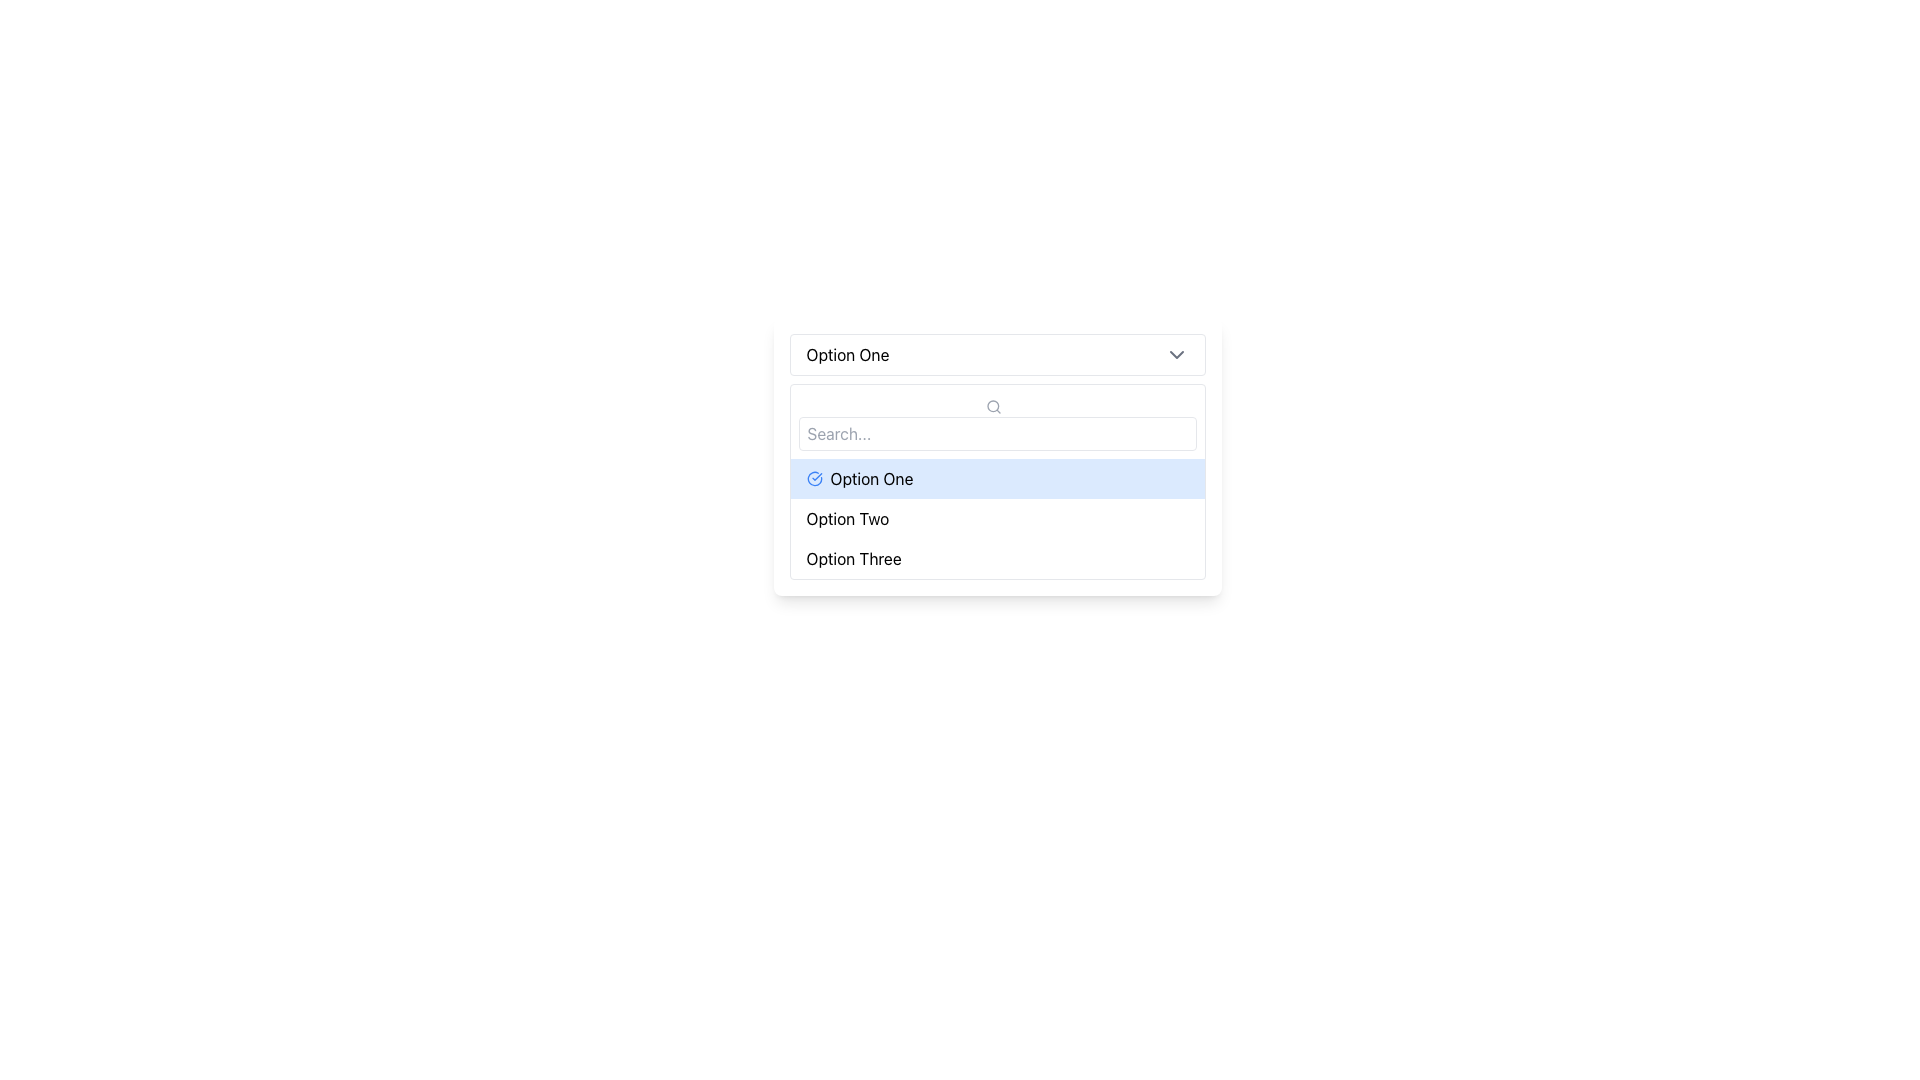  What do you see at coordinates (997, 518) in the screenshot?
I see `the second selectable option labeled 'Option Two' in the dropdown list` at bounding box center [997, 518].